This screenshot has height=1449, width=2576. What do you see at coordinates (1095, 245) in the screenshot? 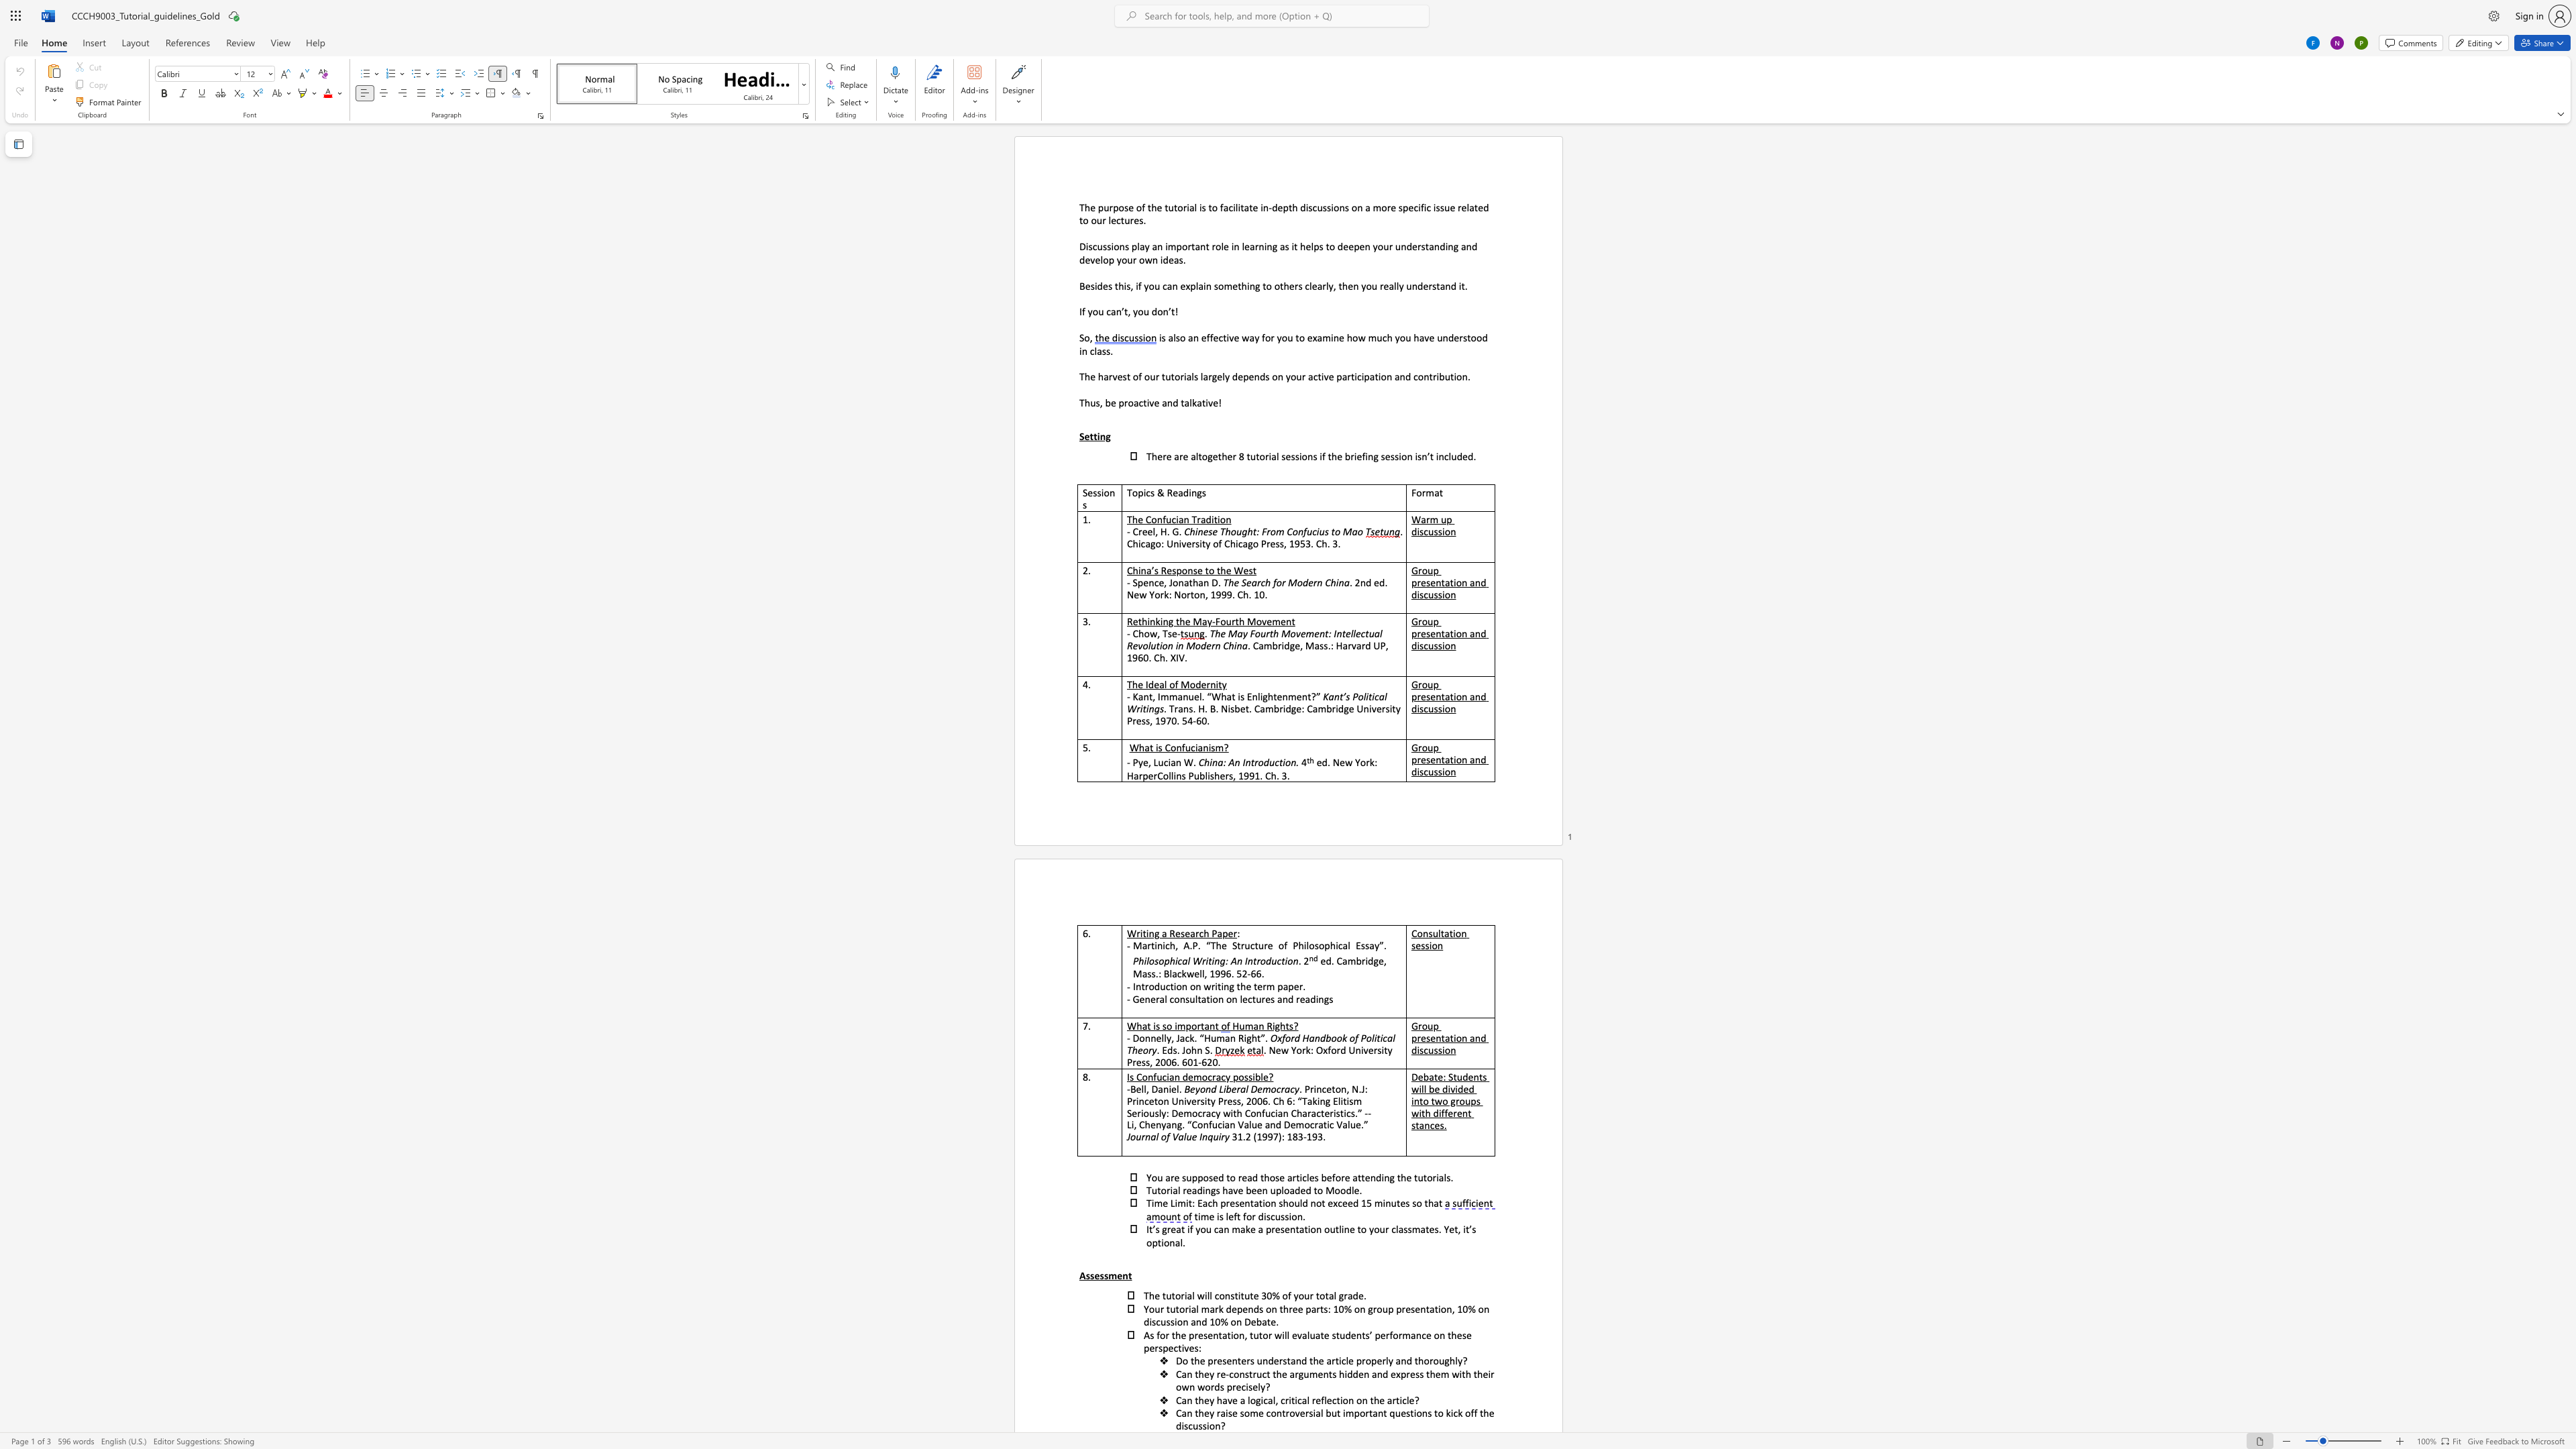
I see `the 1th character "c" in the text` at bounding box center [1095, 245].